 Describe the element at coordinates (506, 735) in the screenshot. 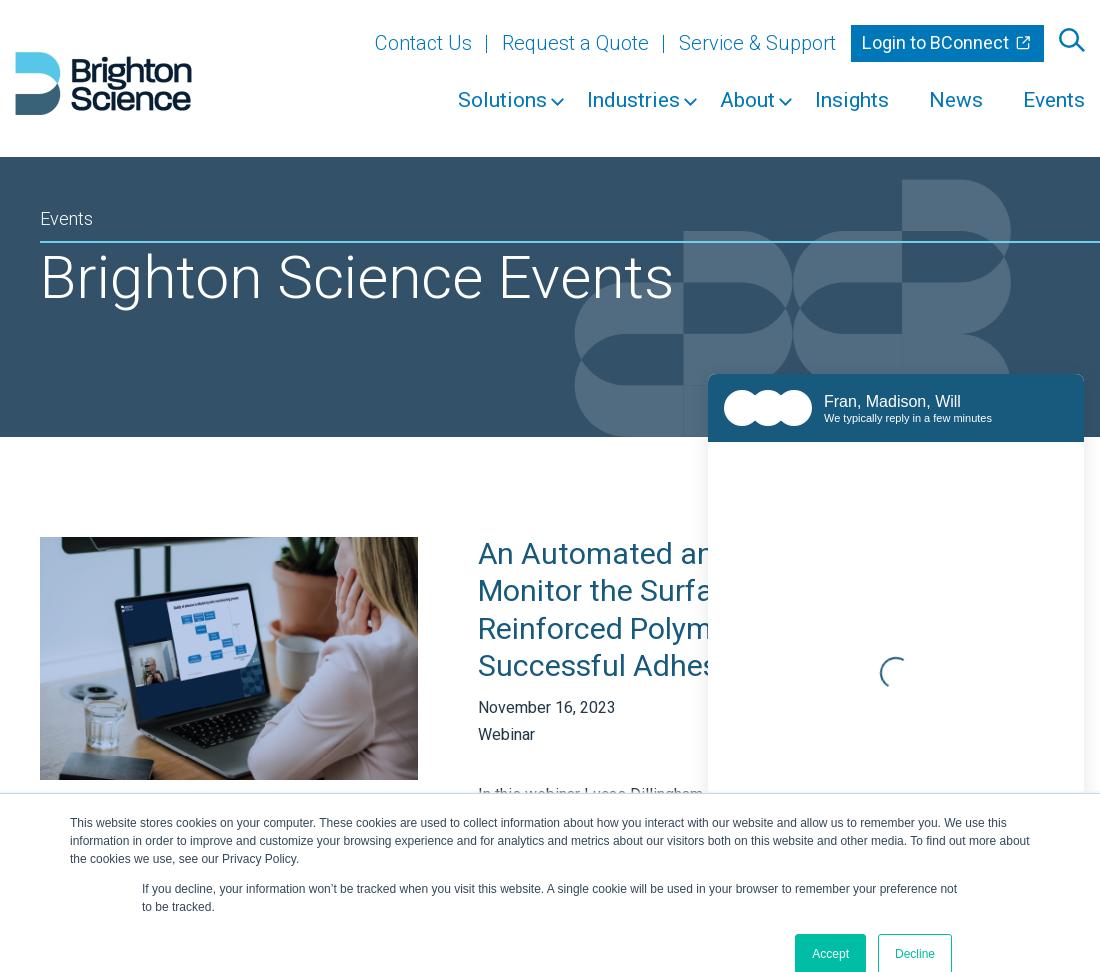

I see `'Webinar'` at that location.